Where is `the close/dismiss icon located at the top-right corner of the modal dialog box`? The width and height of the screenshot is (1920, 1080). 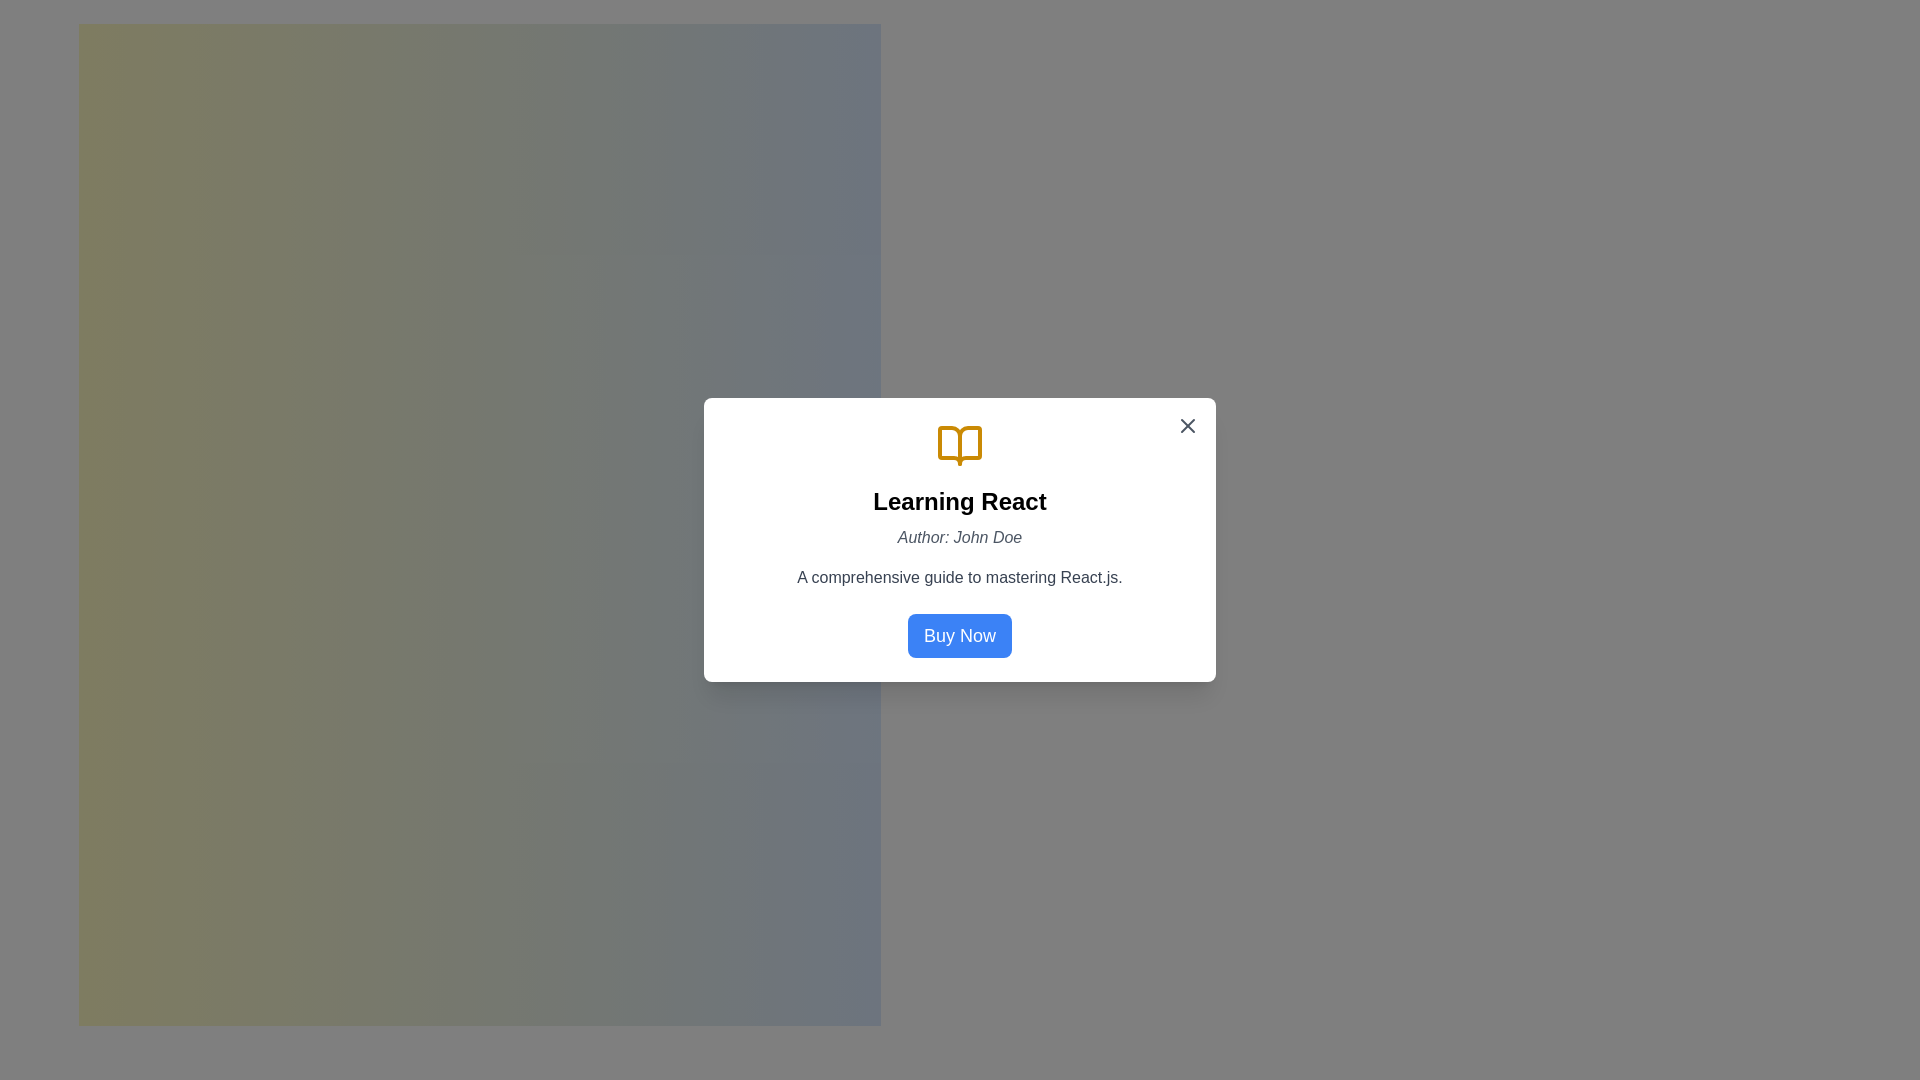
the close/dismiss icon located at the top-right corner of the modal dialog box is located at coordinates (1188, 424).